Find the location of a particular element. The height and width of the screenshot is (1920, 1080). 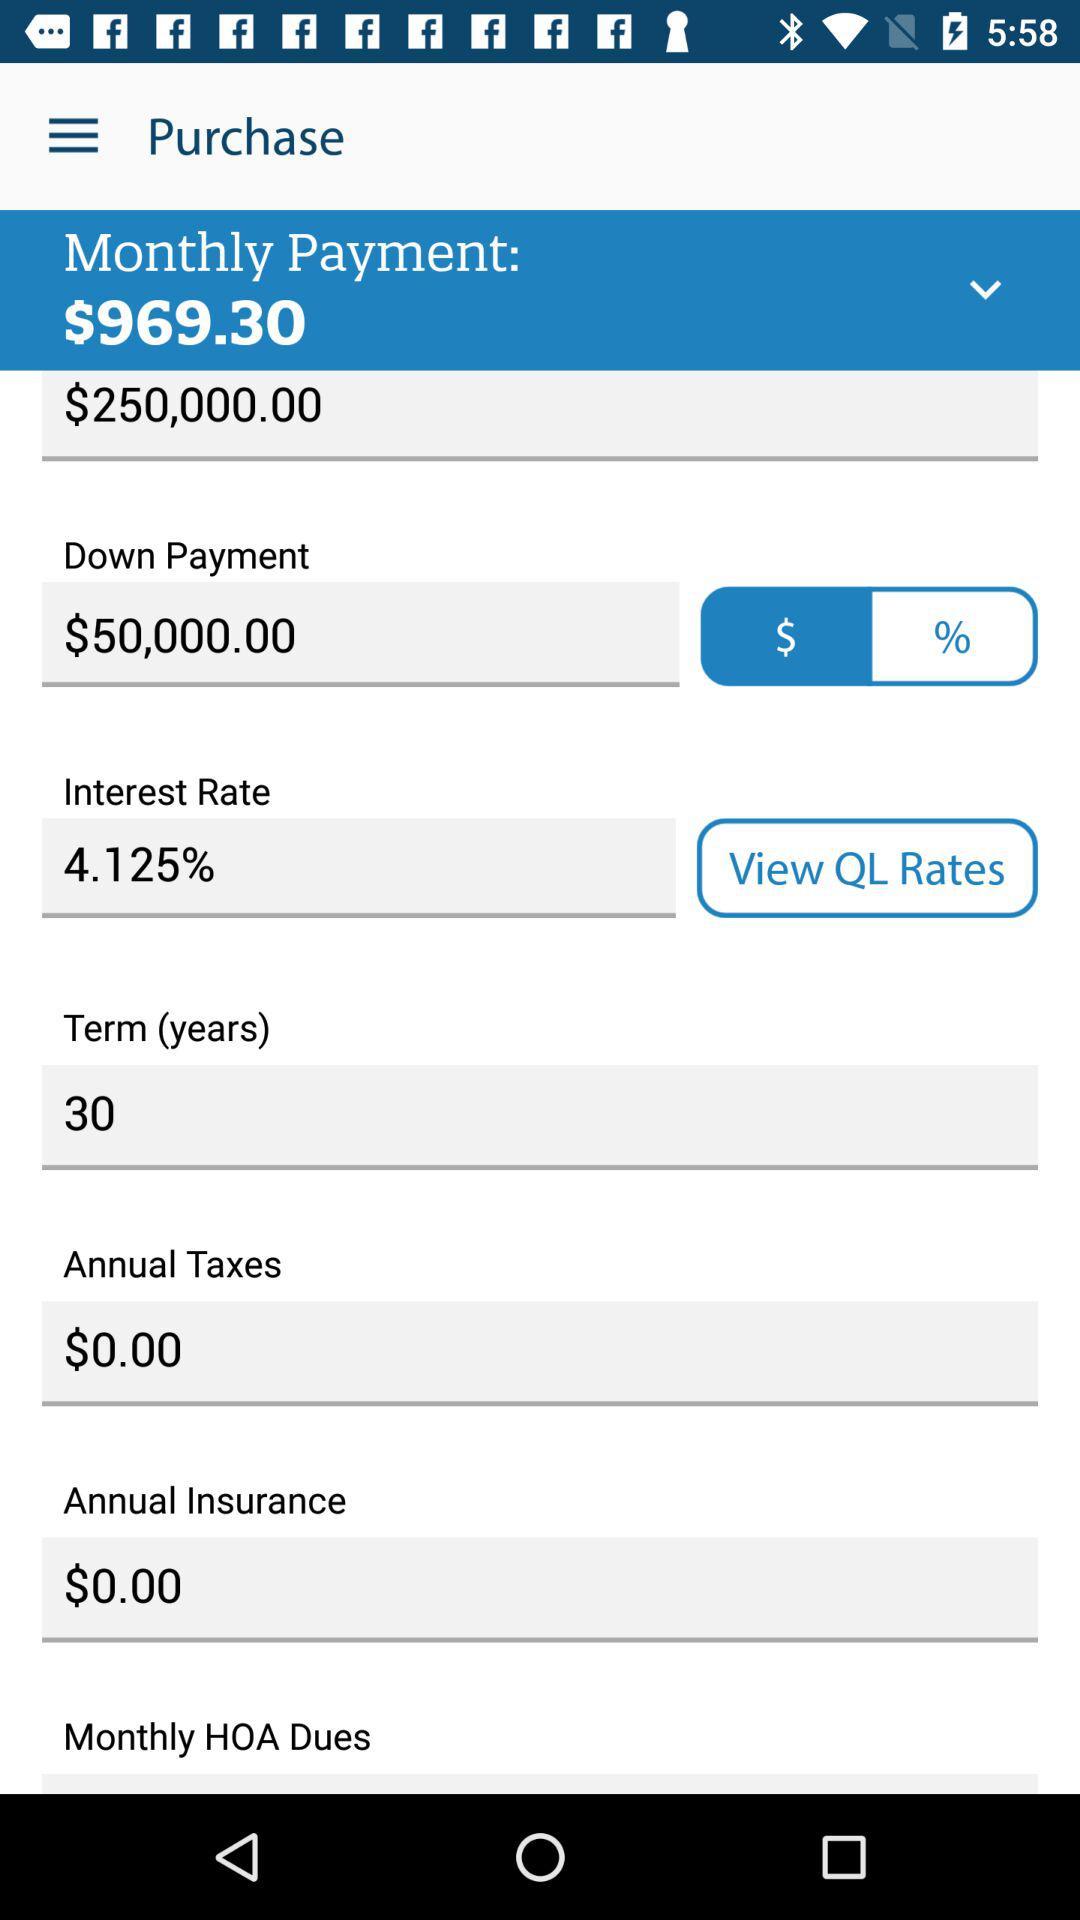

the icon to the right of the $50,000.00 icon is located at coordinates (951, 635).